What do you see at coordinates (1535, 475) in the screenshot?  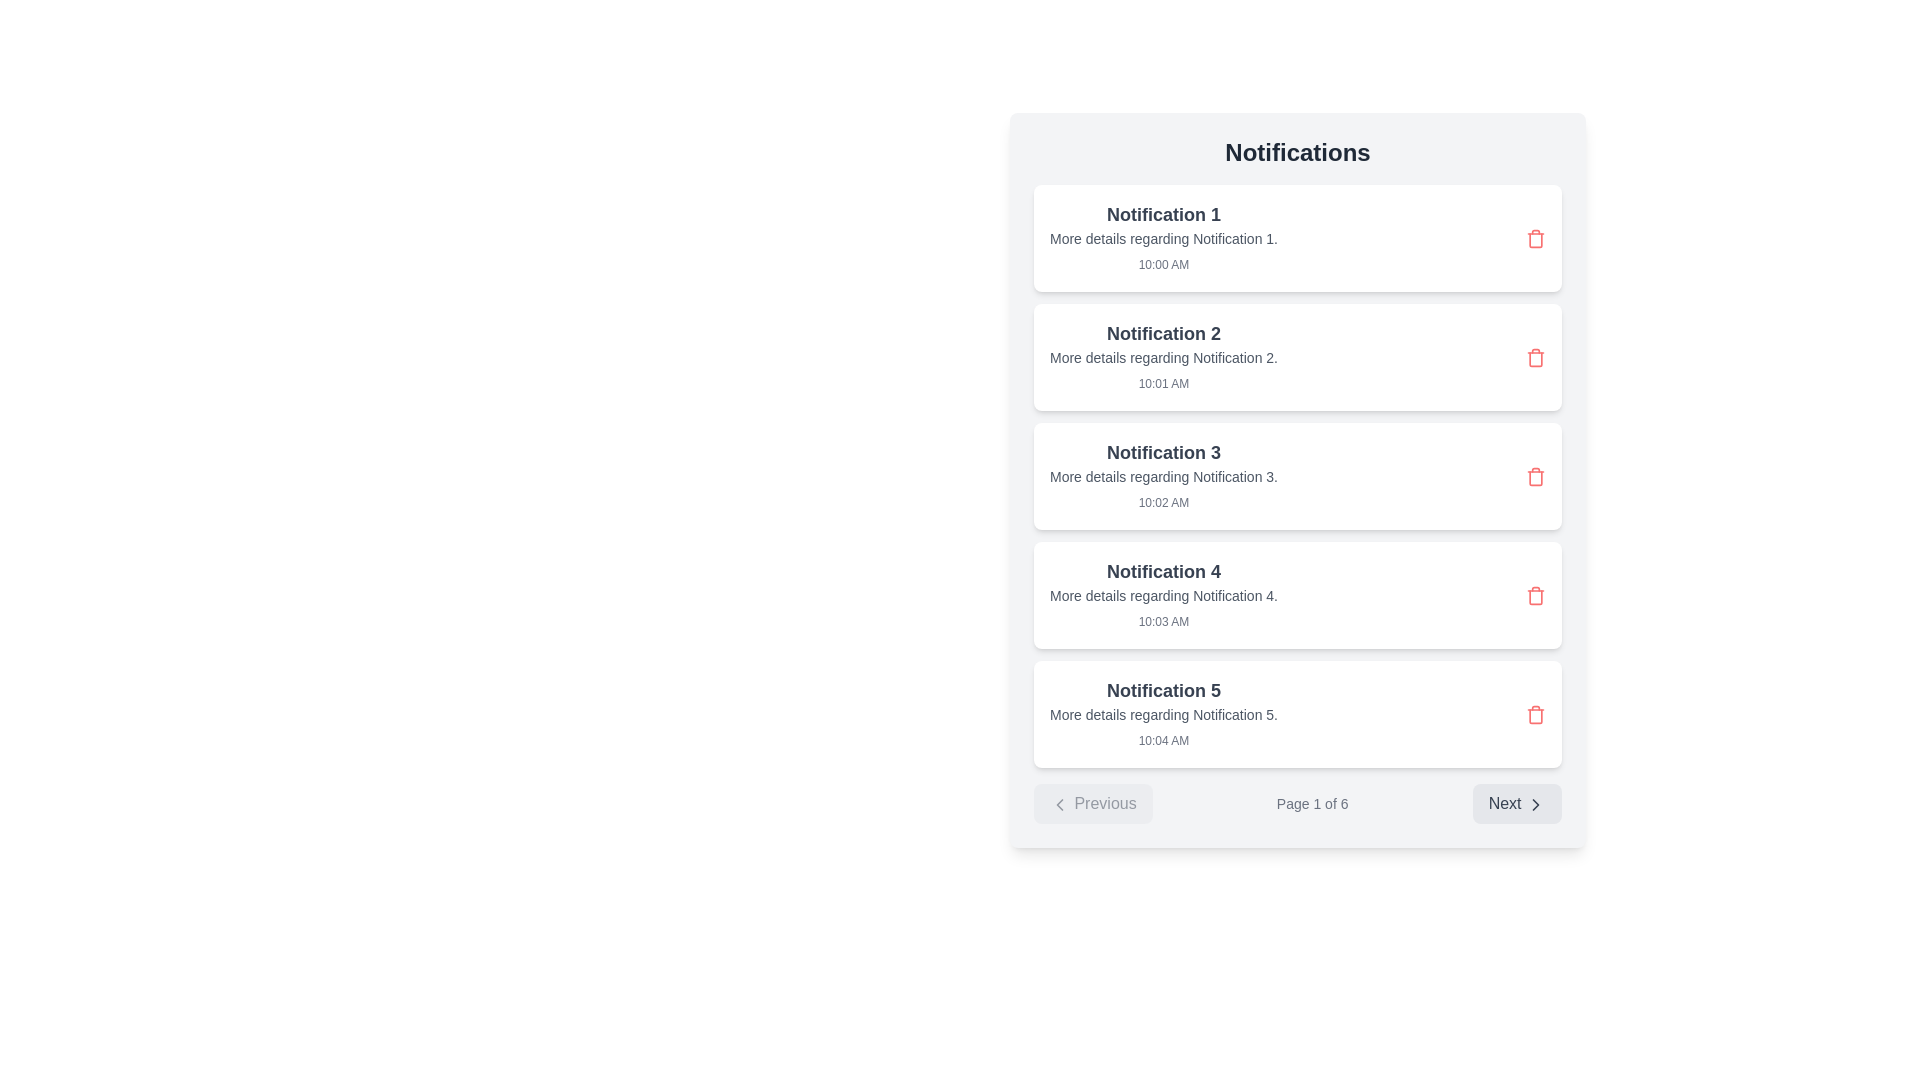 I see `the delete button located at the far right of the notification entry titled 'Notification 3'` at bounding box center [1535, 475].